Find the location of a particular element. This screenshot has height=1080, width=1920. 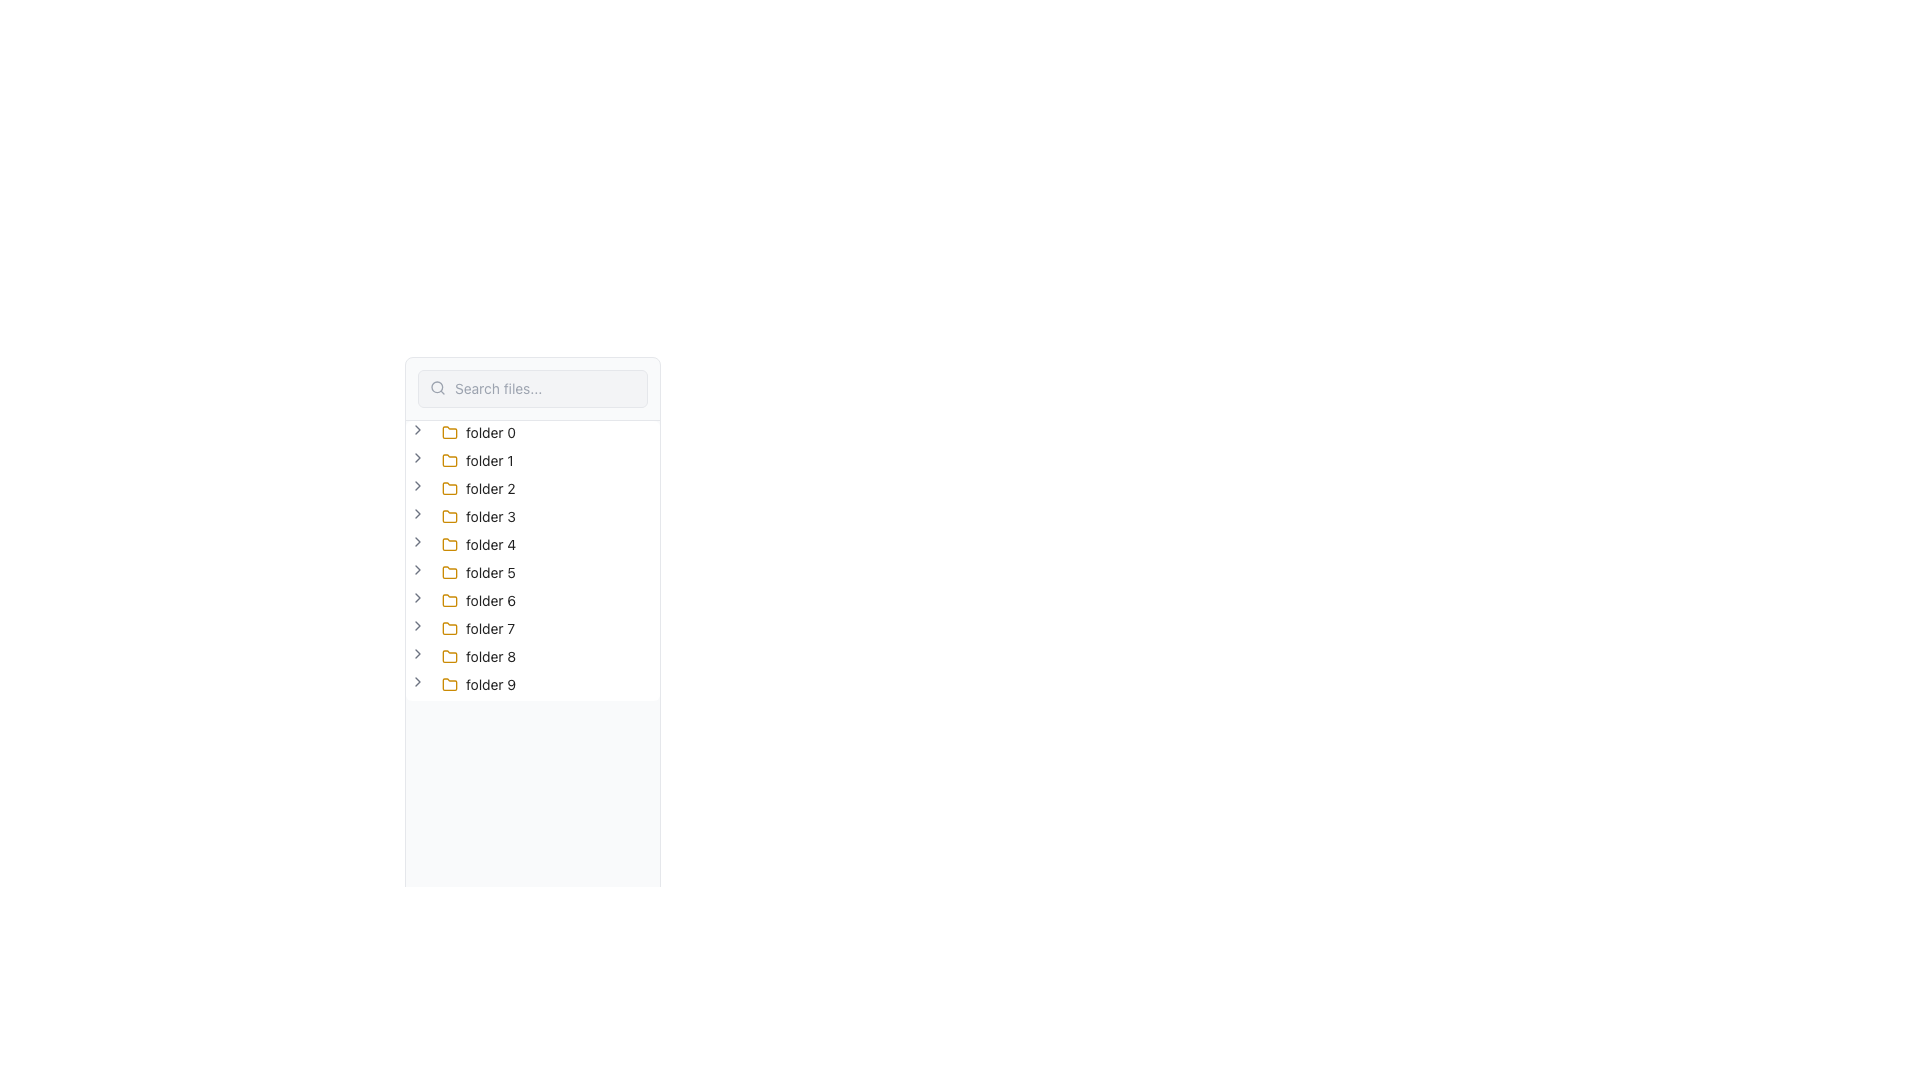

the chevron-shaped icon representing the right-facing arrow located to the left of the text label 'folder 1' in the second row of the collapsible tree structure to trigger a tooltip or highlight the folder is located at coordinates (416, 458).